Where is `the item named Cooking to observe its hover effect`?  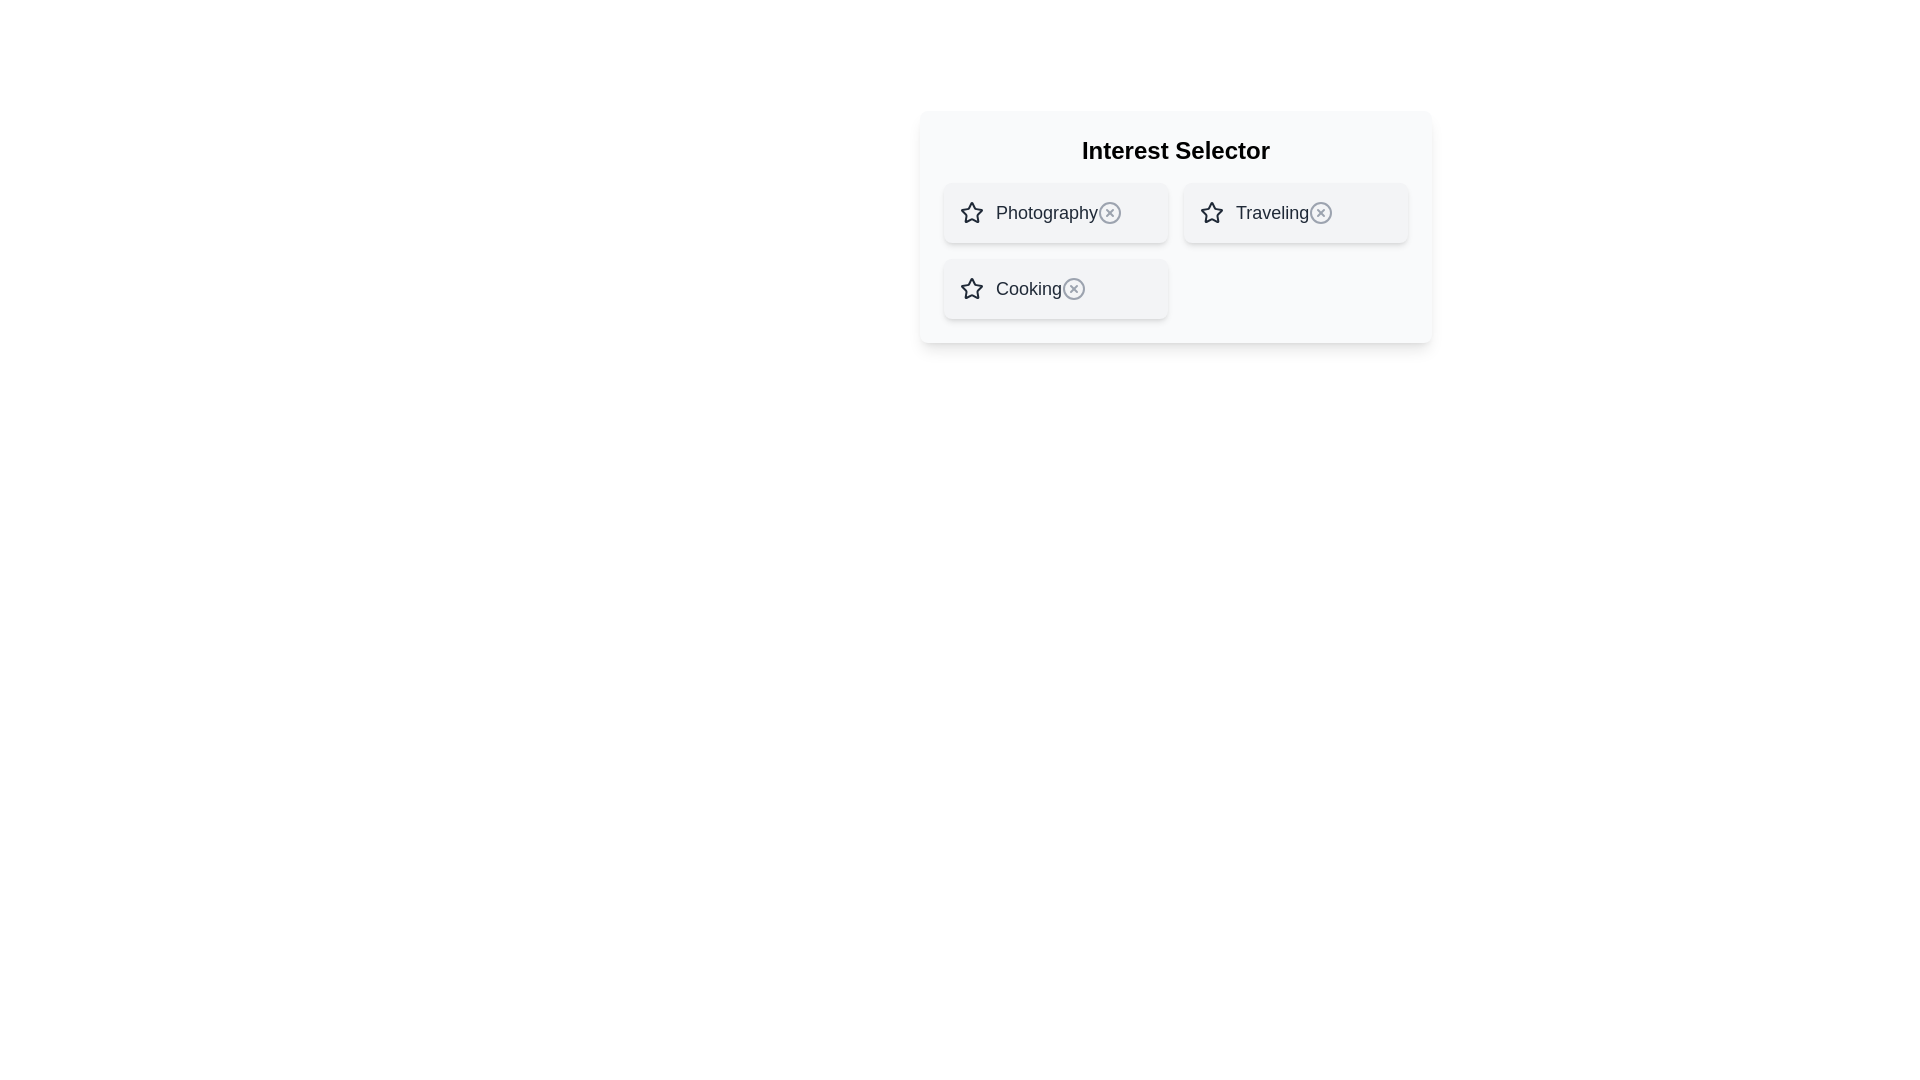 the item named Cooking to observe its hover effect is located at coordinates (1055, 289).